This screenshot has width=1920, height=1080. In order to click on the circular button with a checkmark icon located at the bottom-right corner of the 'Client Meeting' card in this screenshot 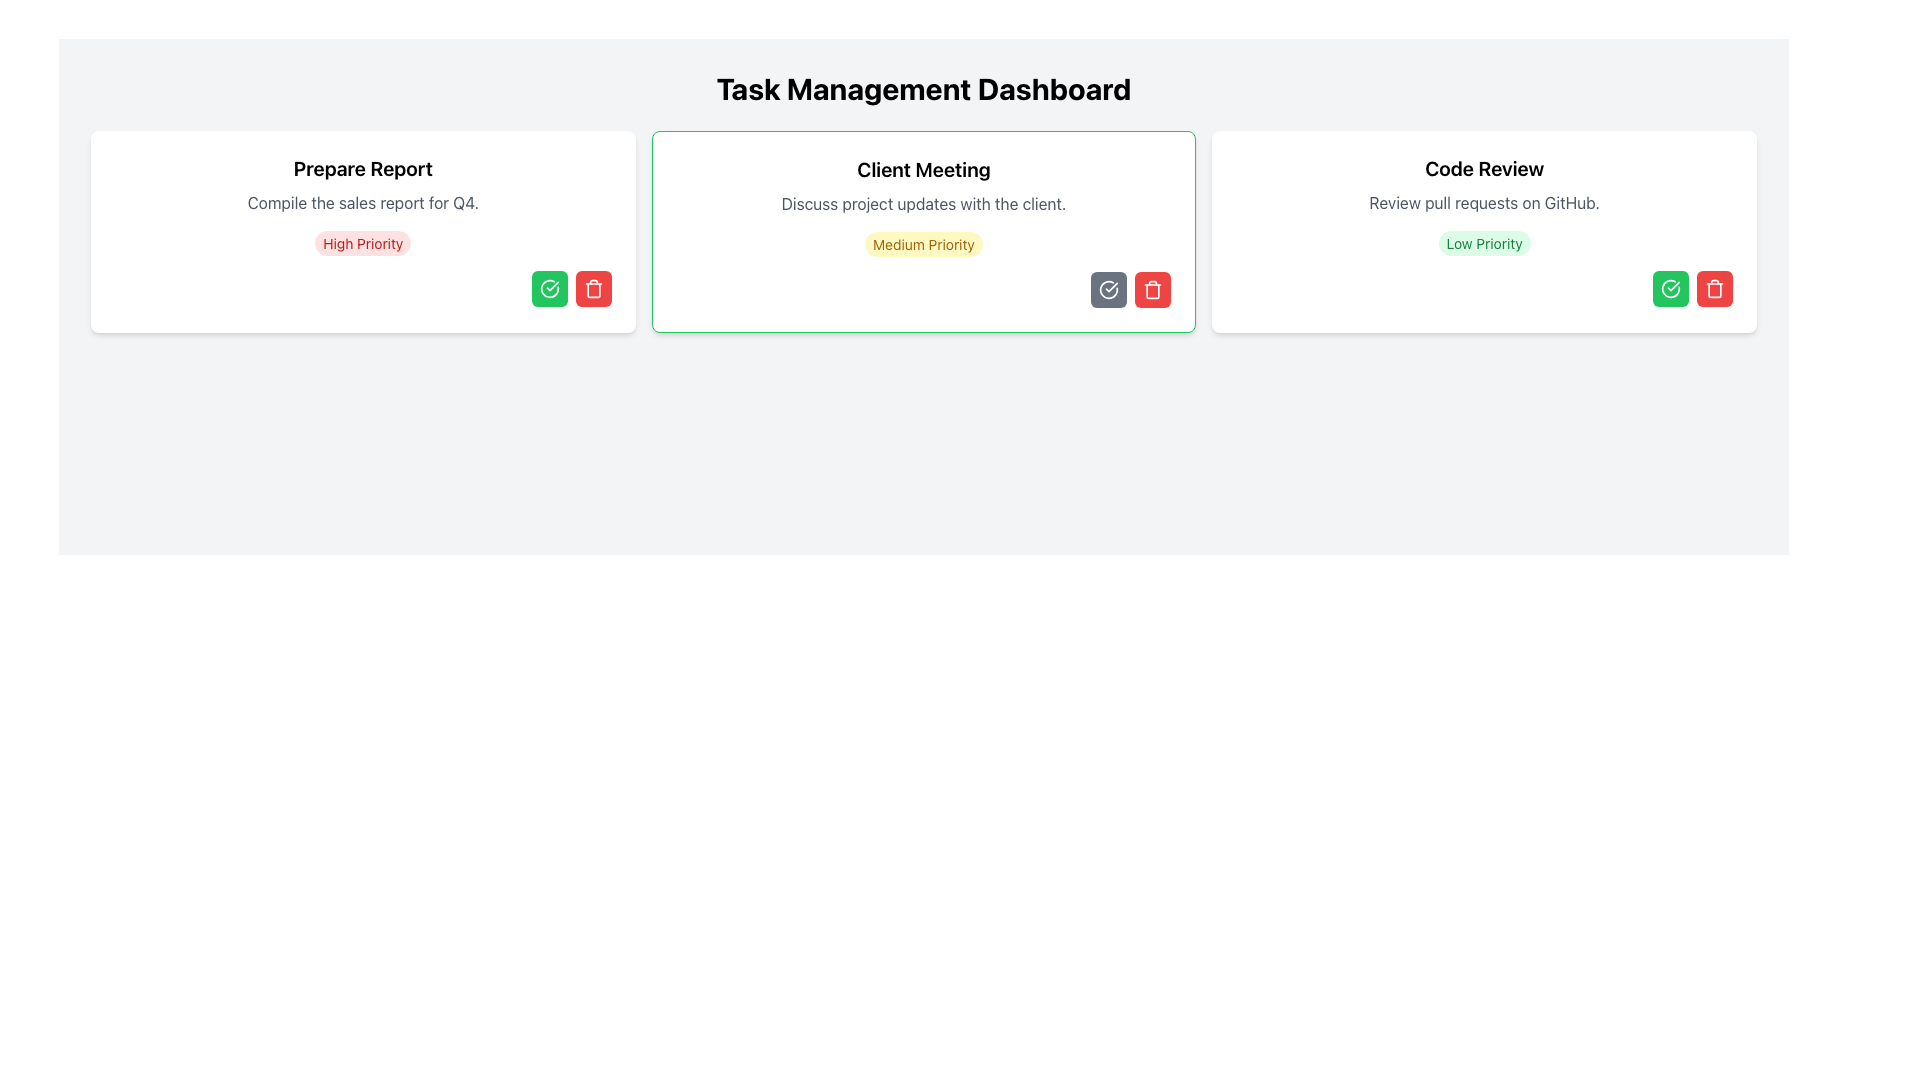, I will do `click(1108, 289)`.